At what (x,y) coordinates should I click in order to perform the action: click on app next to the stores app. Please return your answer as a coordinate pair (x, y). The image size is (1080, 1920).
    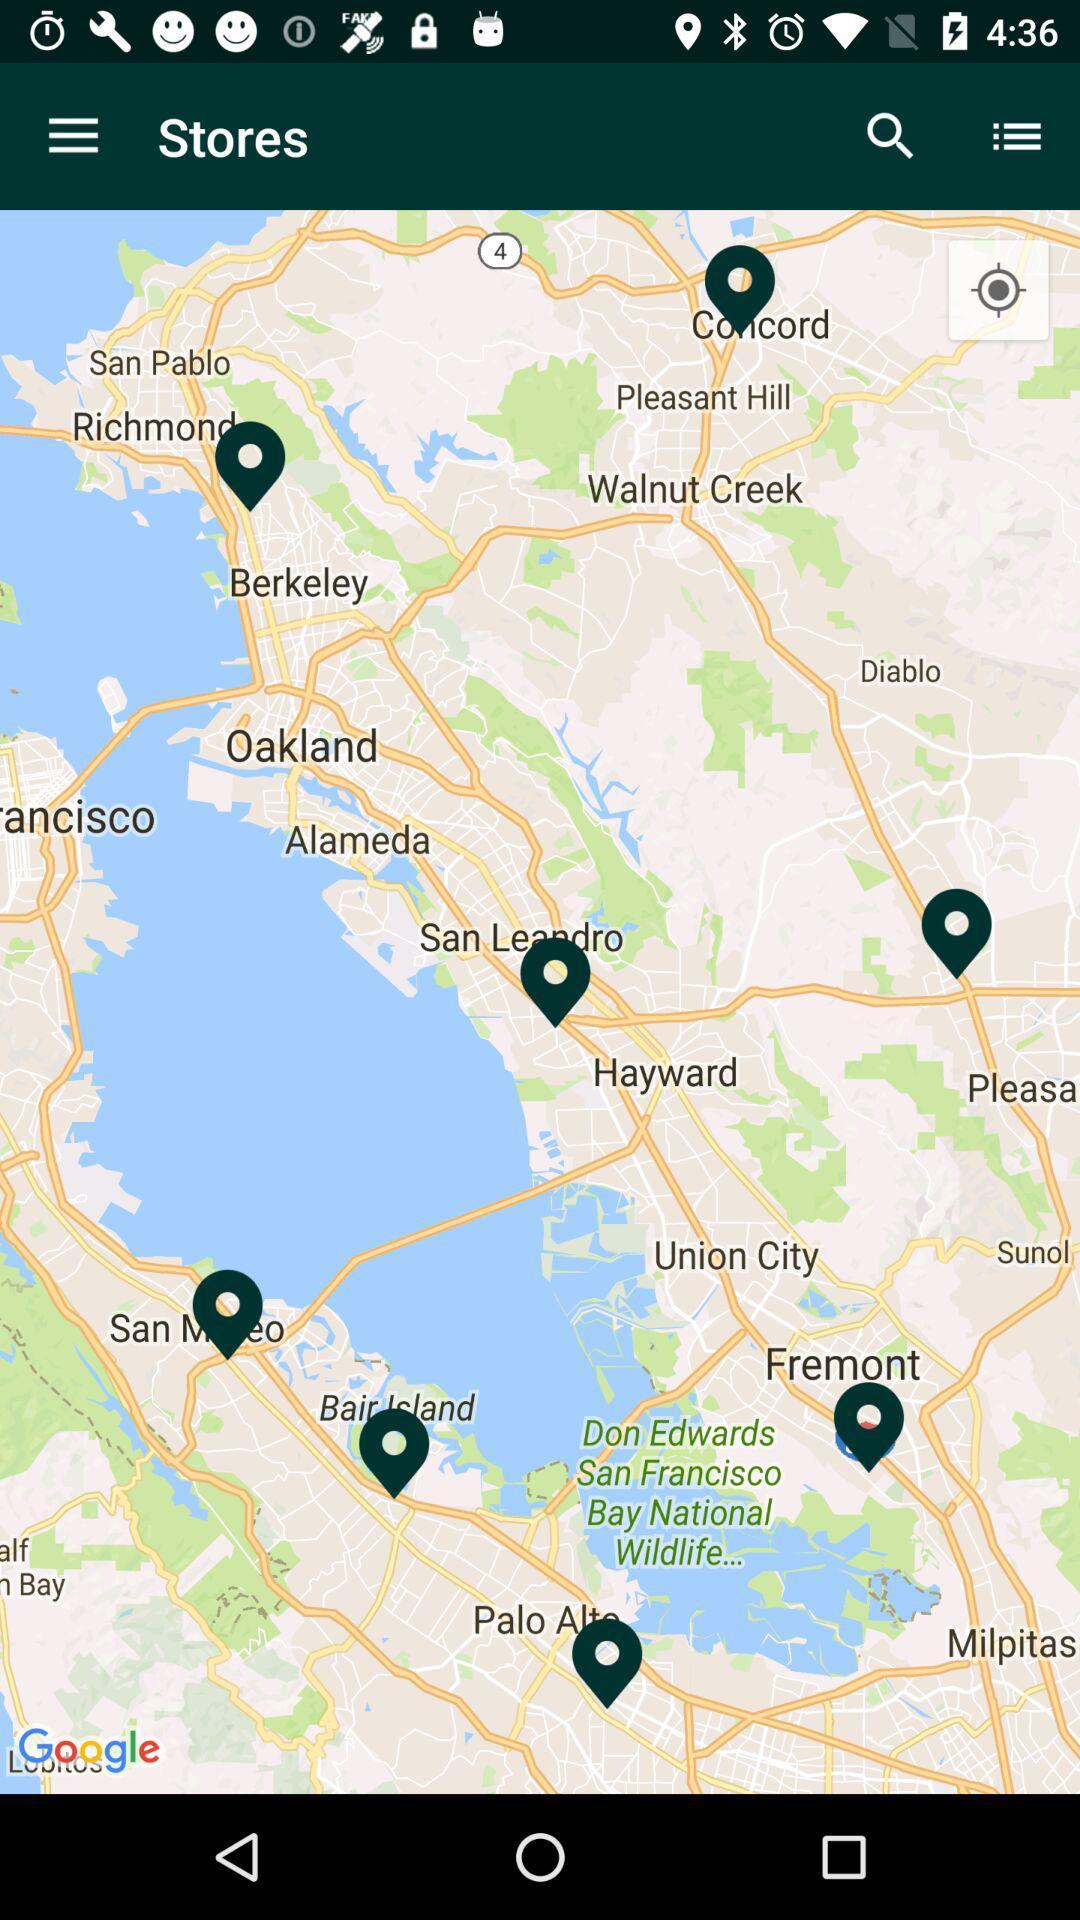
    Looking at the image, I should click on (890, 135).